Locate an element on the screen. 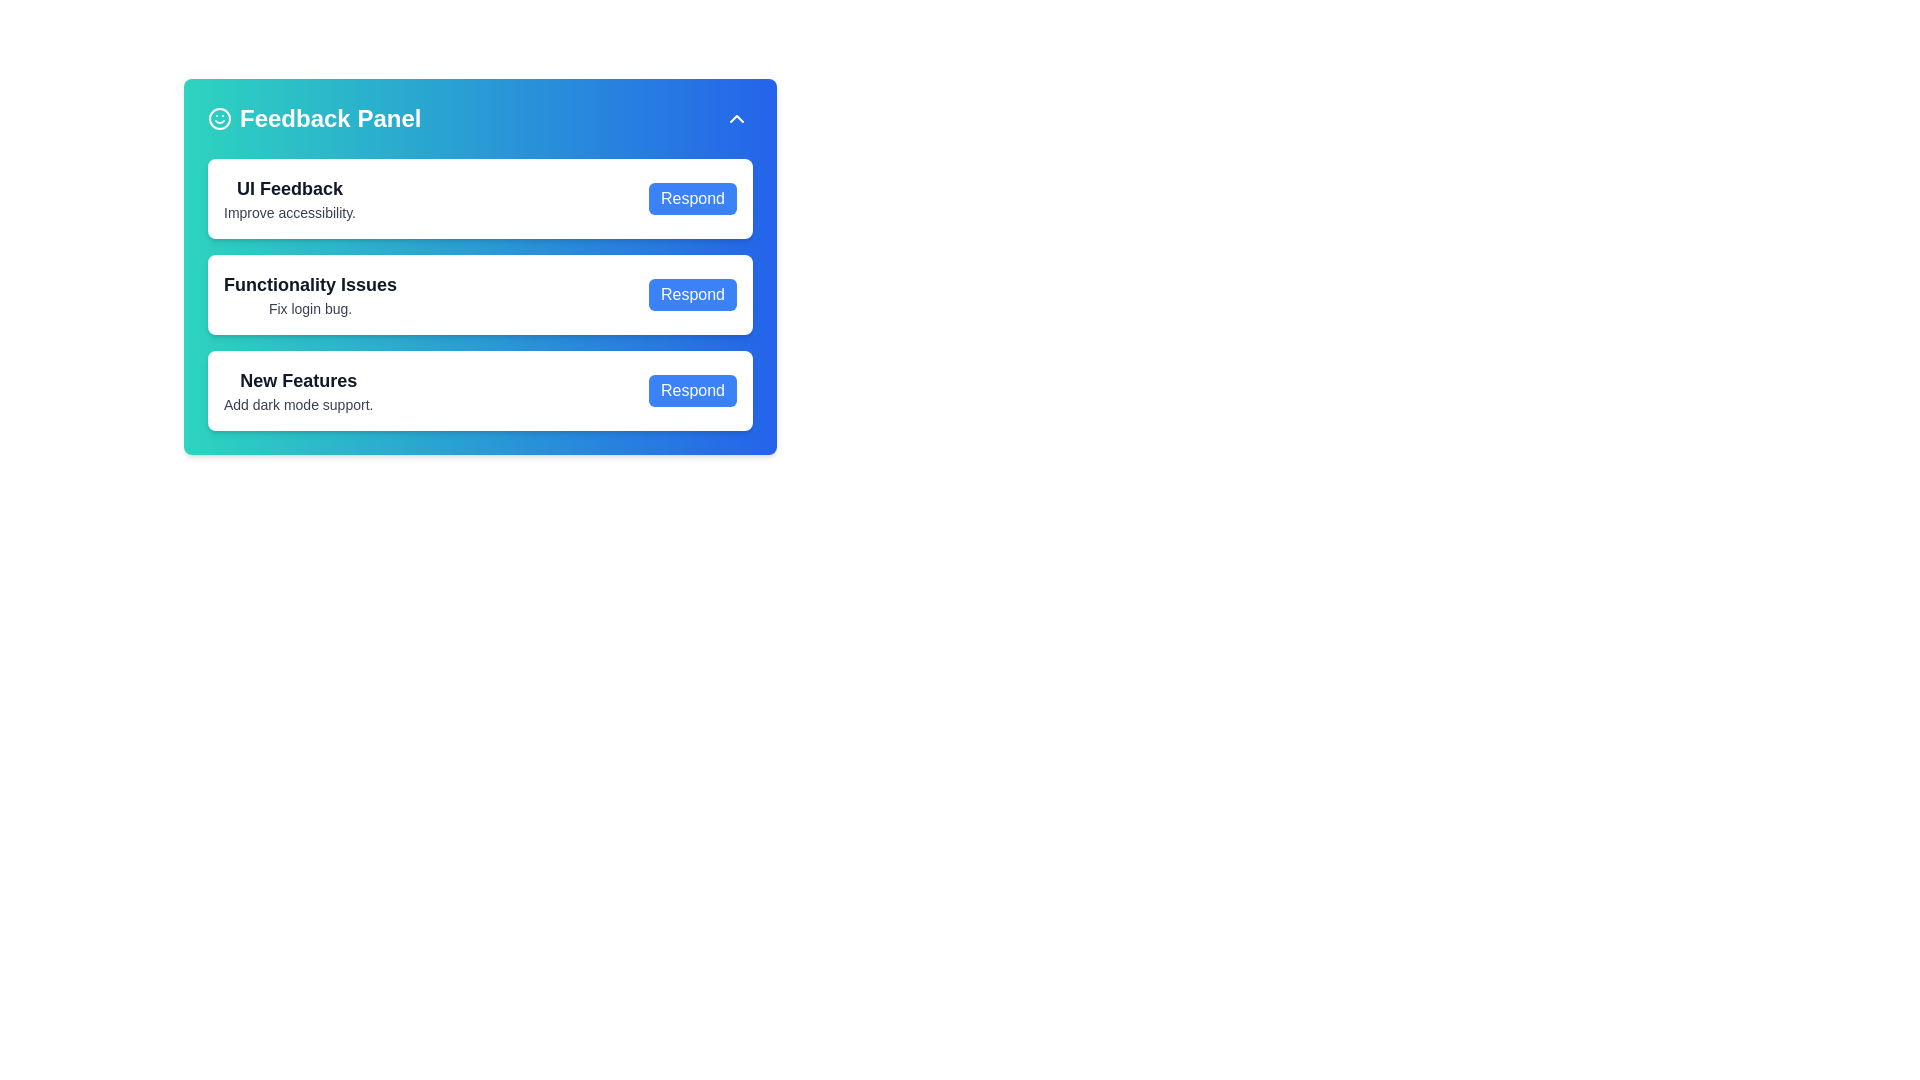 Image resolution: width=1920 pixels, height=1080 pixels. the composite element titled 'Functionality Issues' which contains a button labeled 'Respond' and is located in the 'Feedback Panel' section is located at coordinates (480, 294).